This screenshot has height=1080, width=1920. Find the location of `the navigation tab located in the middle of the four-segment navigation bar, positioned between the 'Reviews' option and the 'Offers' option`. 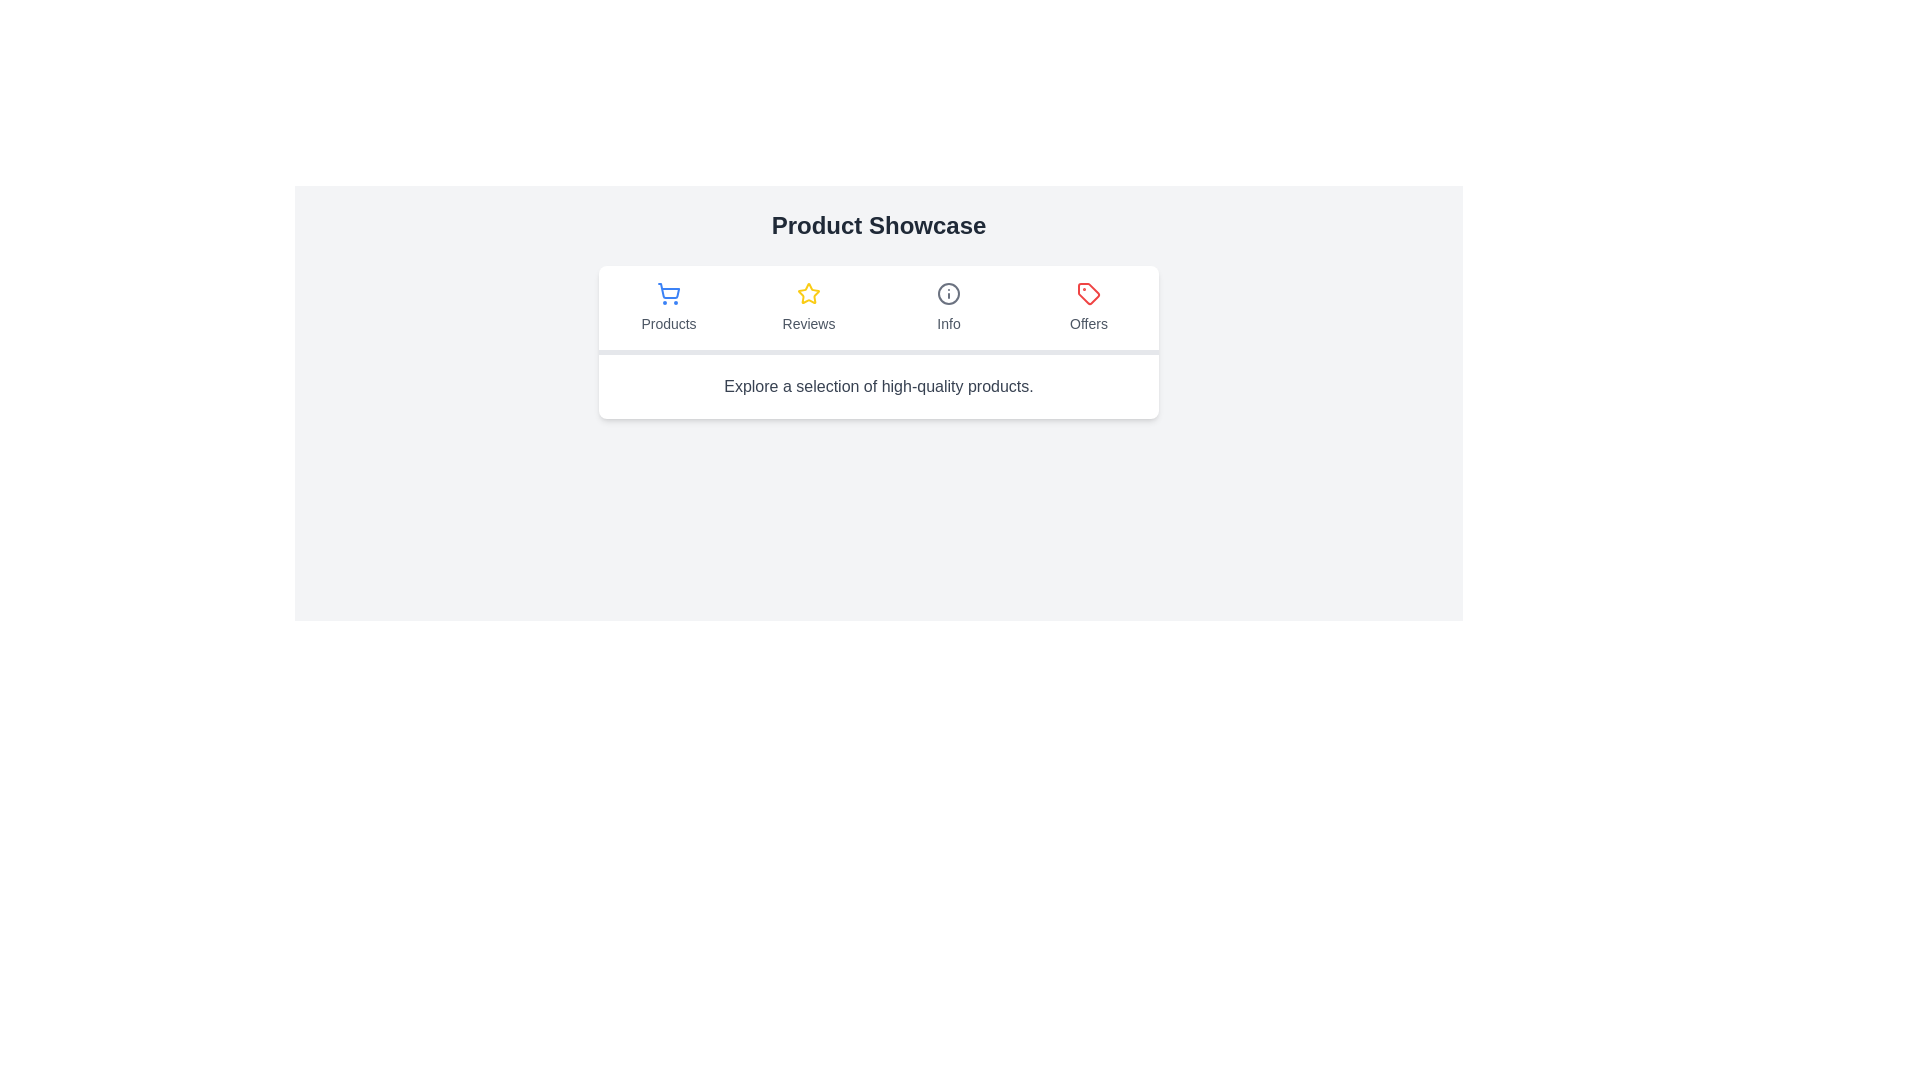

the navigation tab located in the middle of the four-segment navigation bar, positioned between the 'Reviews' option and the 'Offers' option is located at coordinates (948, 309).